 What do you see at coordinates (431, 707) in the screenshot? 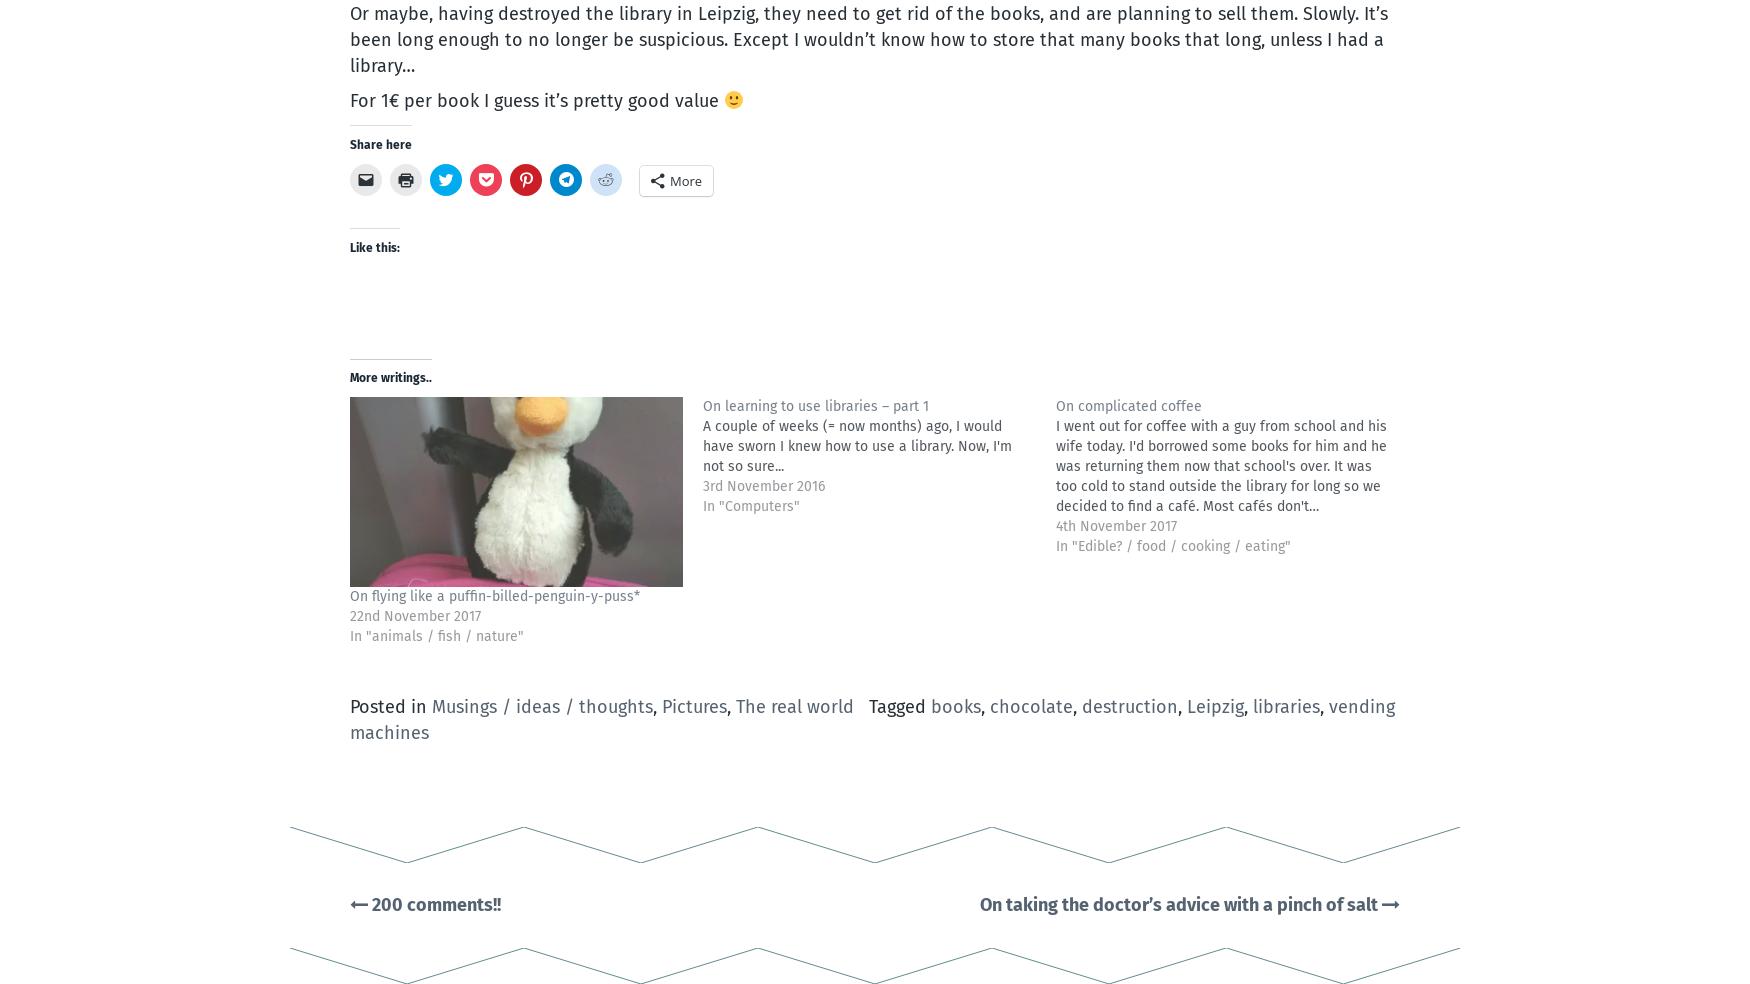
I see `'Musings / ideas / thoughts'` at bounding box center [431, 707].